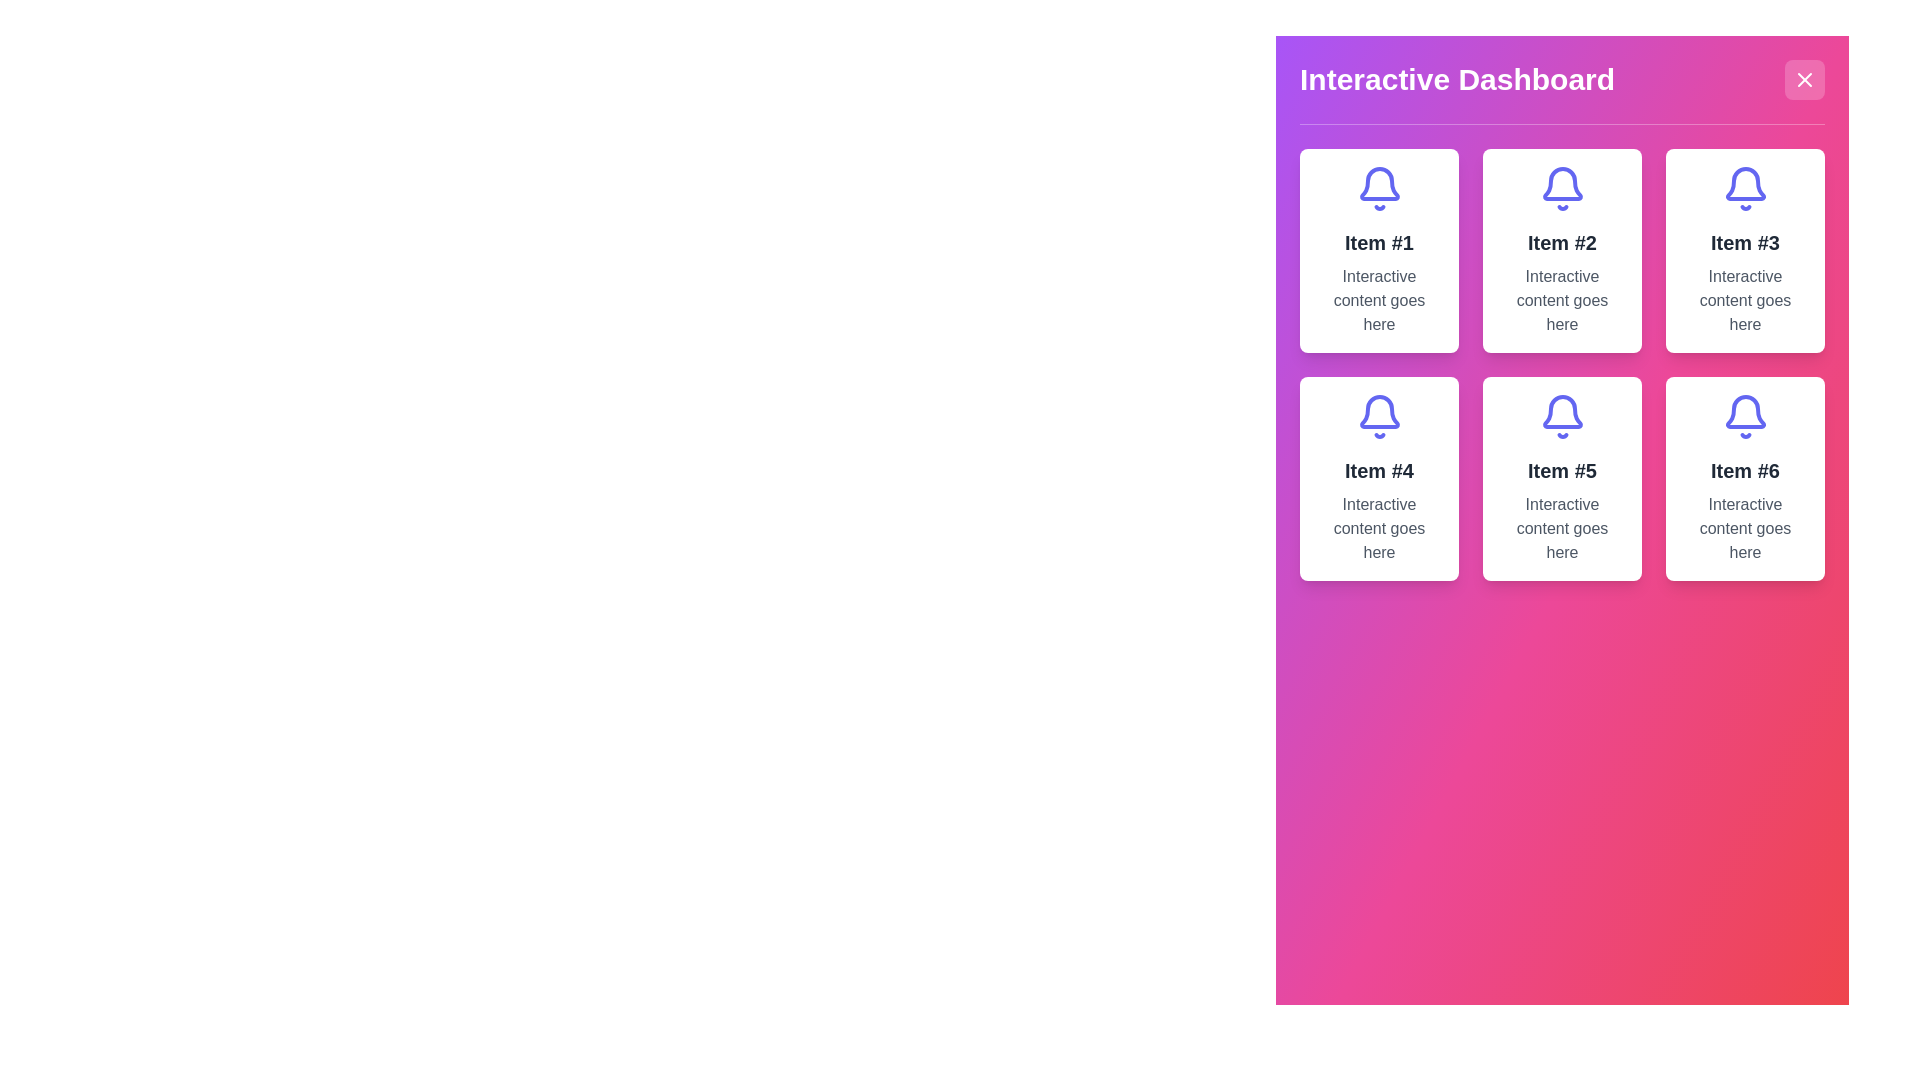  Describe the element at coordinates (1561, 470) in the screenshot. I see `the text label located in the center column of the second item in the bottom row of a 3x2 grid layout` at that location.